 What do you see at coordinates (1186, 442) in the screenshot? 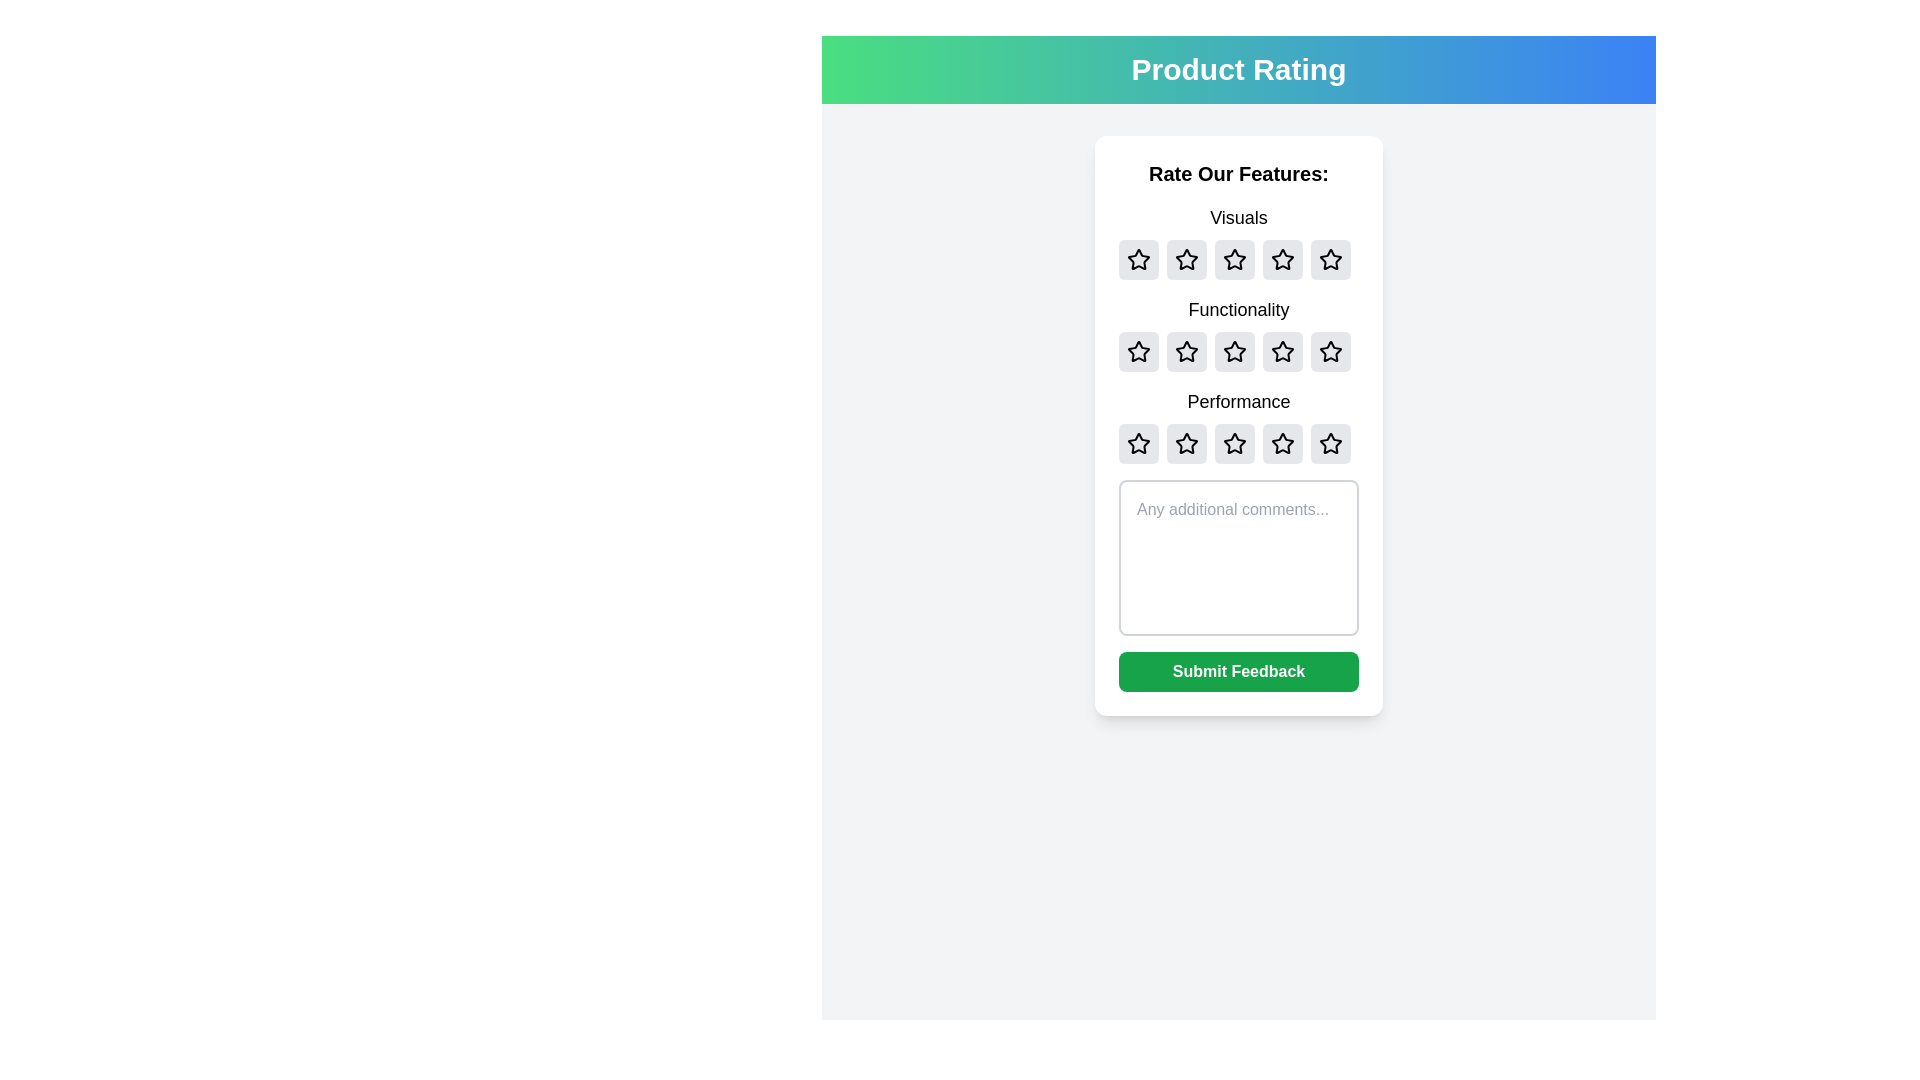
I see `the second button in the horizontal row of five elements within the 'Performance' section` at bounding box center [1186, 442].